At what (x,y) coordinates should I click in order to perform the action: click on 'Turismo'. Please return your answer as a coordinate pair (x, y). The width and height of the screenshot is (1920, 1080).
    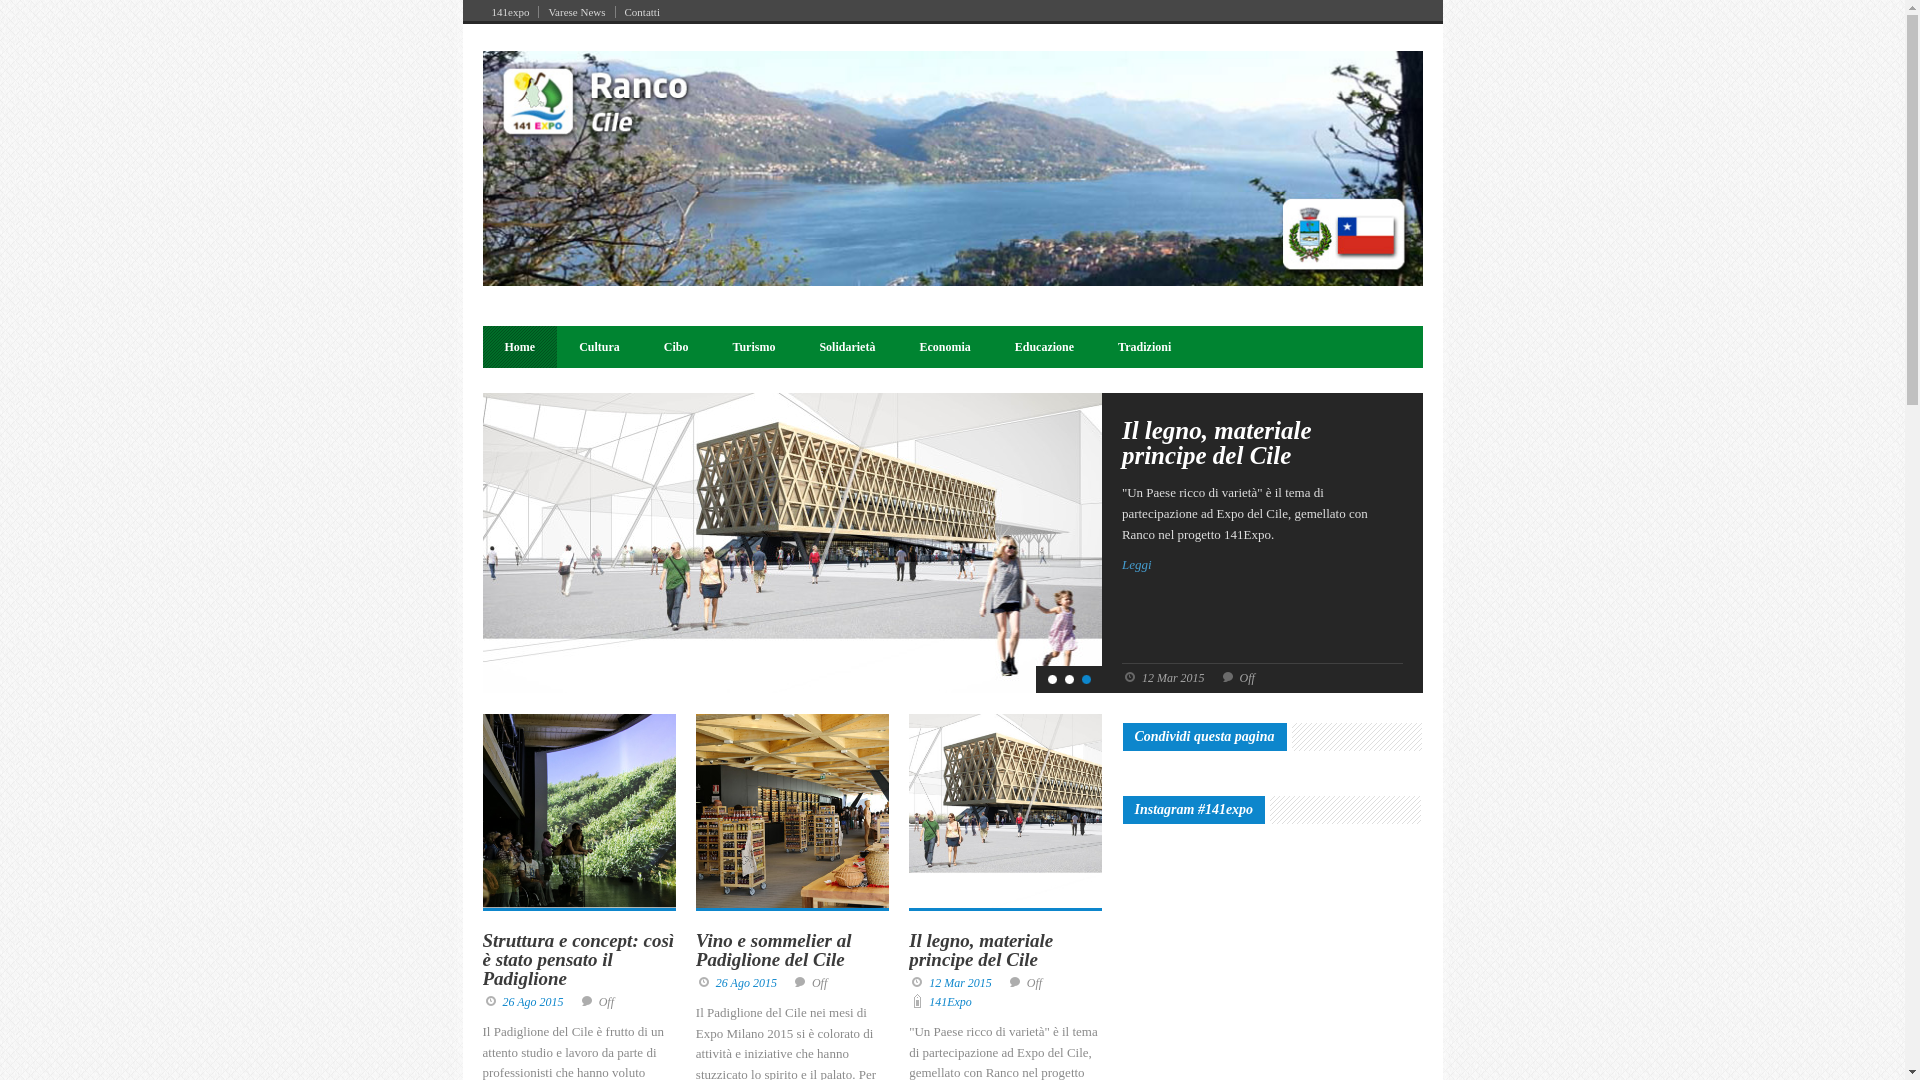
    Looking at the image, I should click on (753, 346).